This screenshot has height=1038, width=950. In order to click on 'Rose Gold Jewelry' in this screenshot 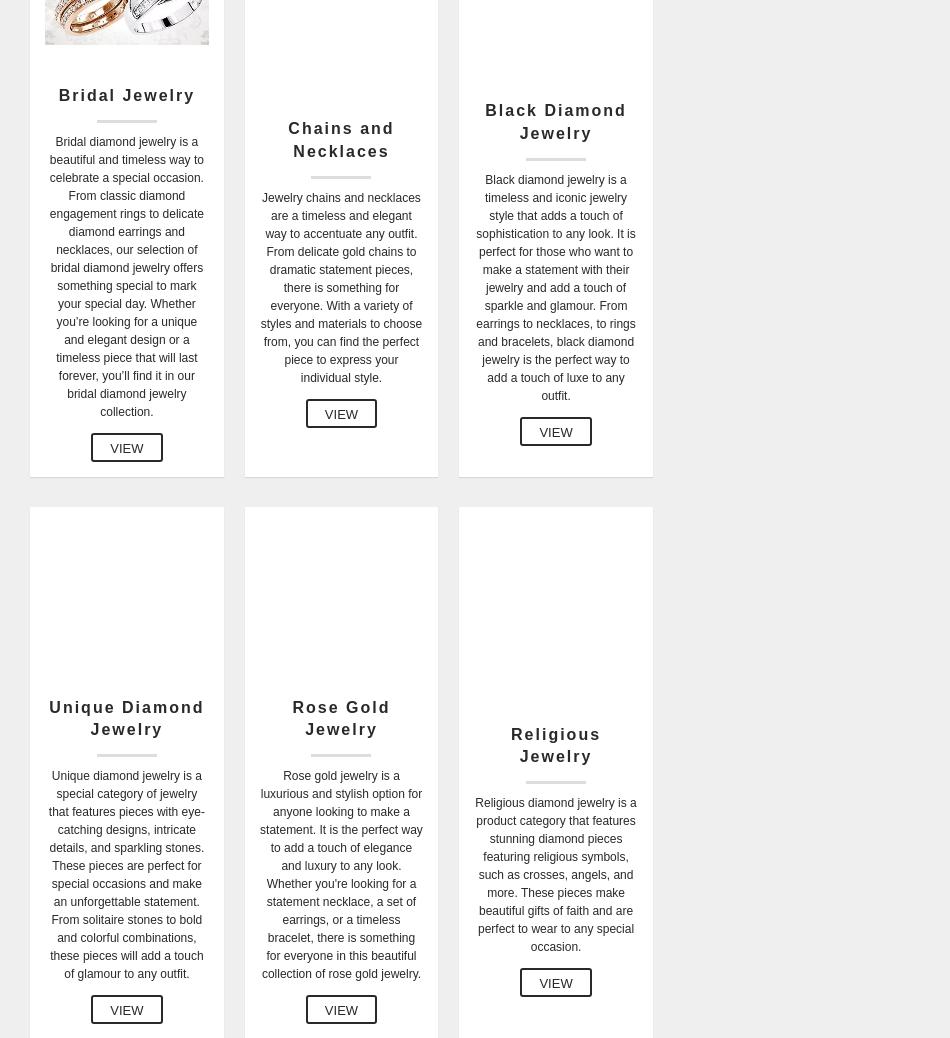, I will do `click(339, 716)`.